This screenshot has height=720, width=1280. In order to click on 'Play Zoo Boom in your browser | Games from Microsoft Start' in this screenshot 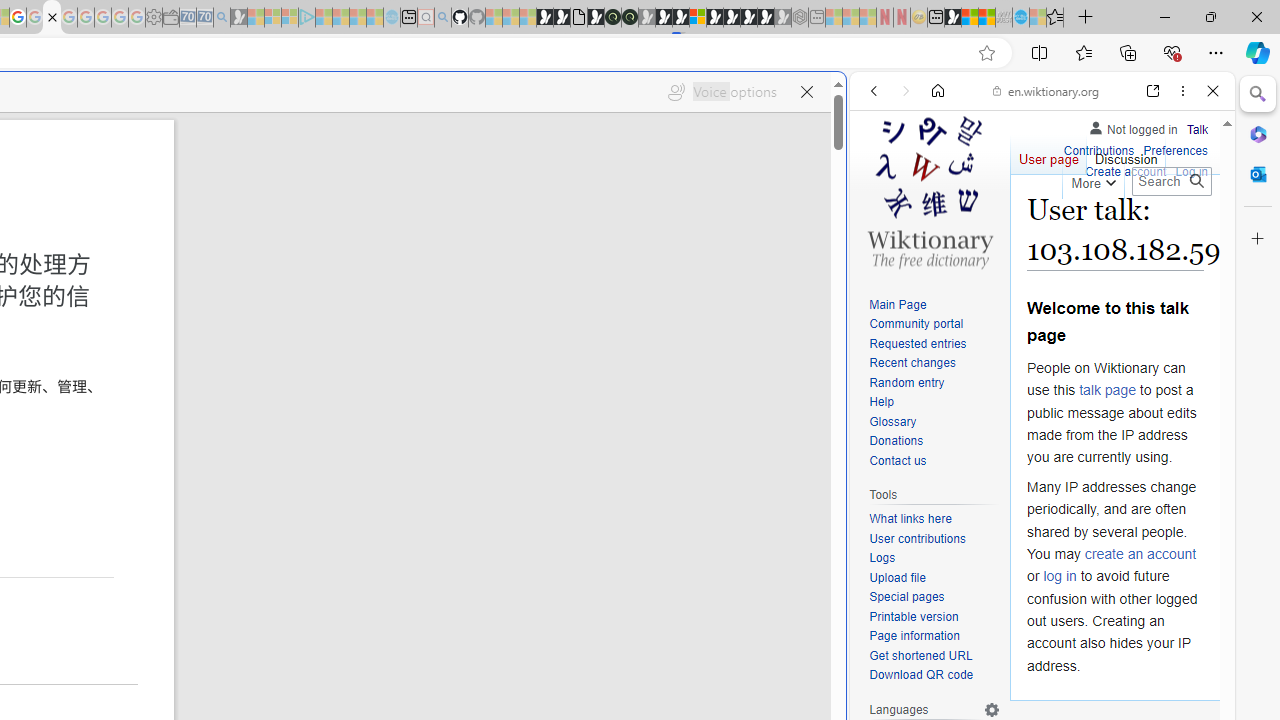, I will do `click(560, 17)`.